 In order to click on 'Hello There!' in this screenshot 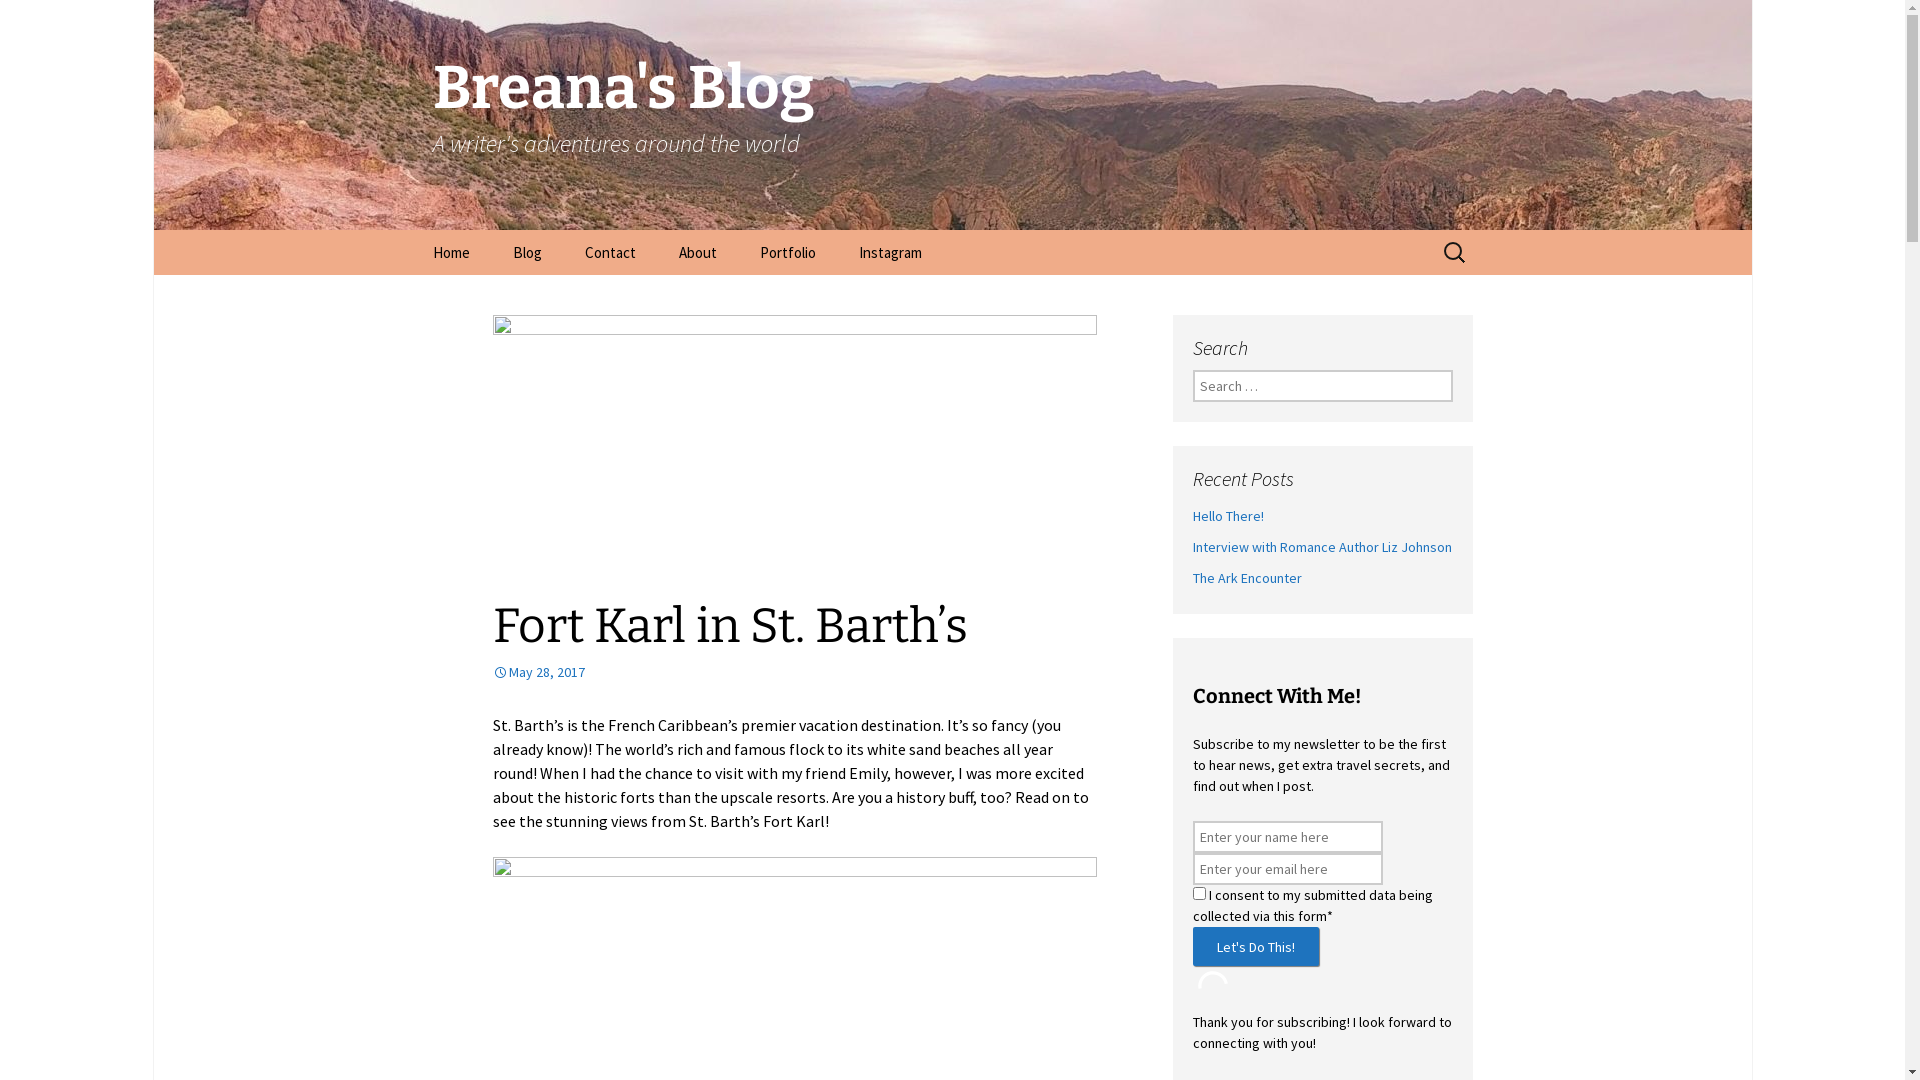, I will do `click(1226, 515)`.